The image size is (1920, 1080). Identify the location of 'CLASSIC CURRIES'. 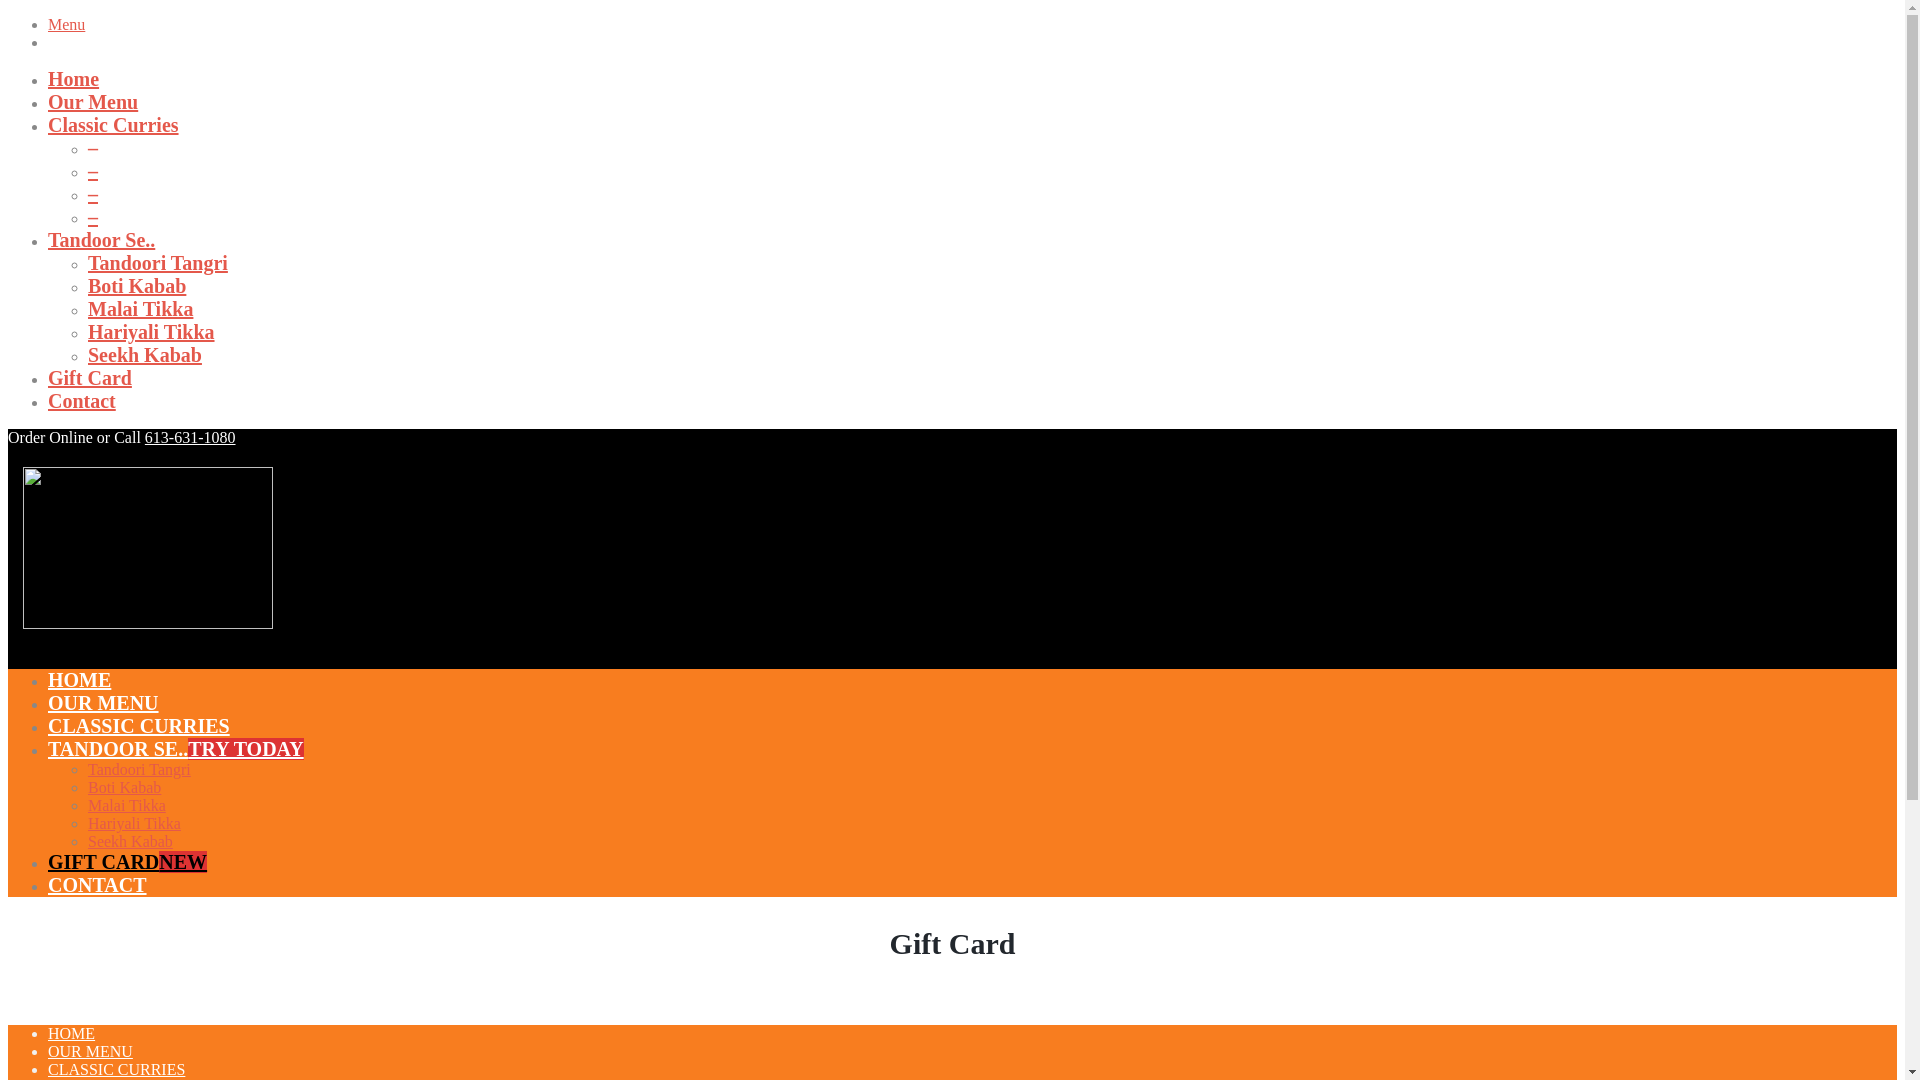
(138, 725).